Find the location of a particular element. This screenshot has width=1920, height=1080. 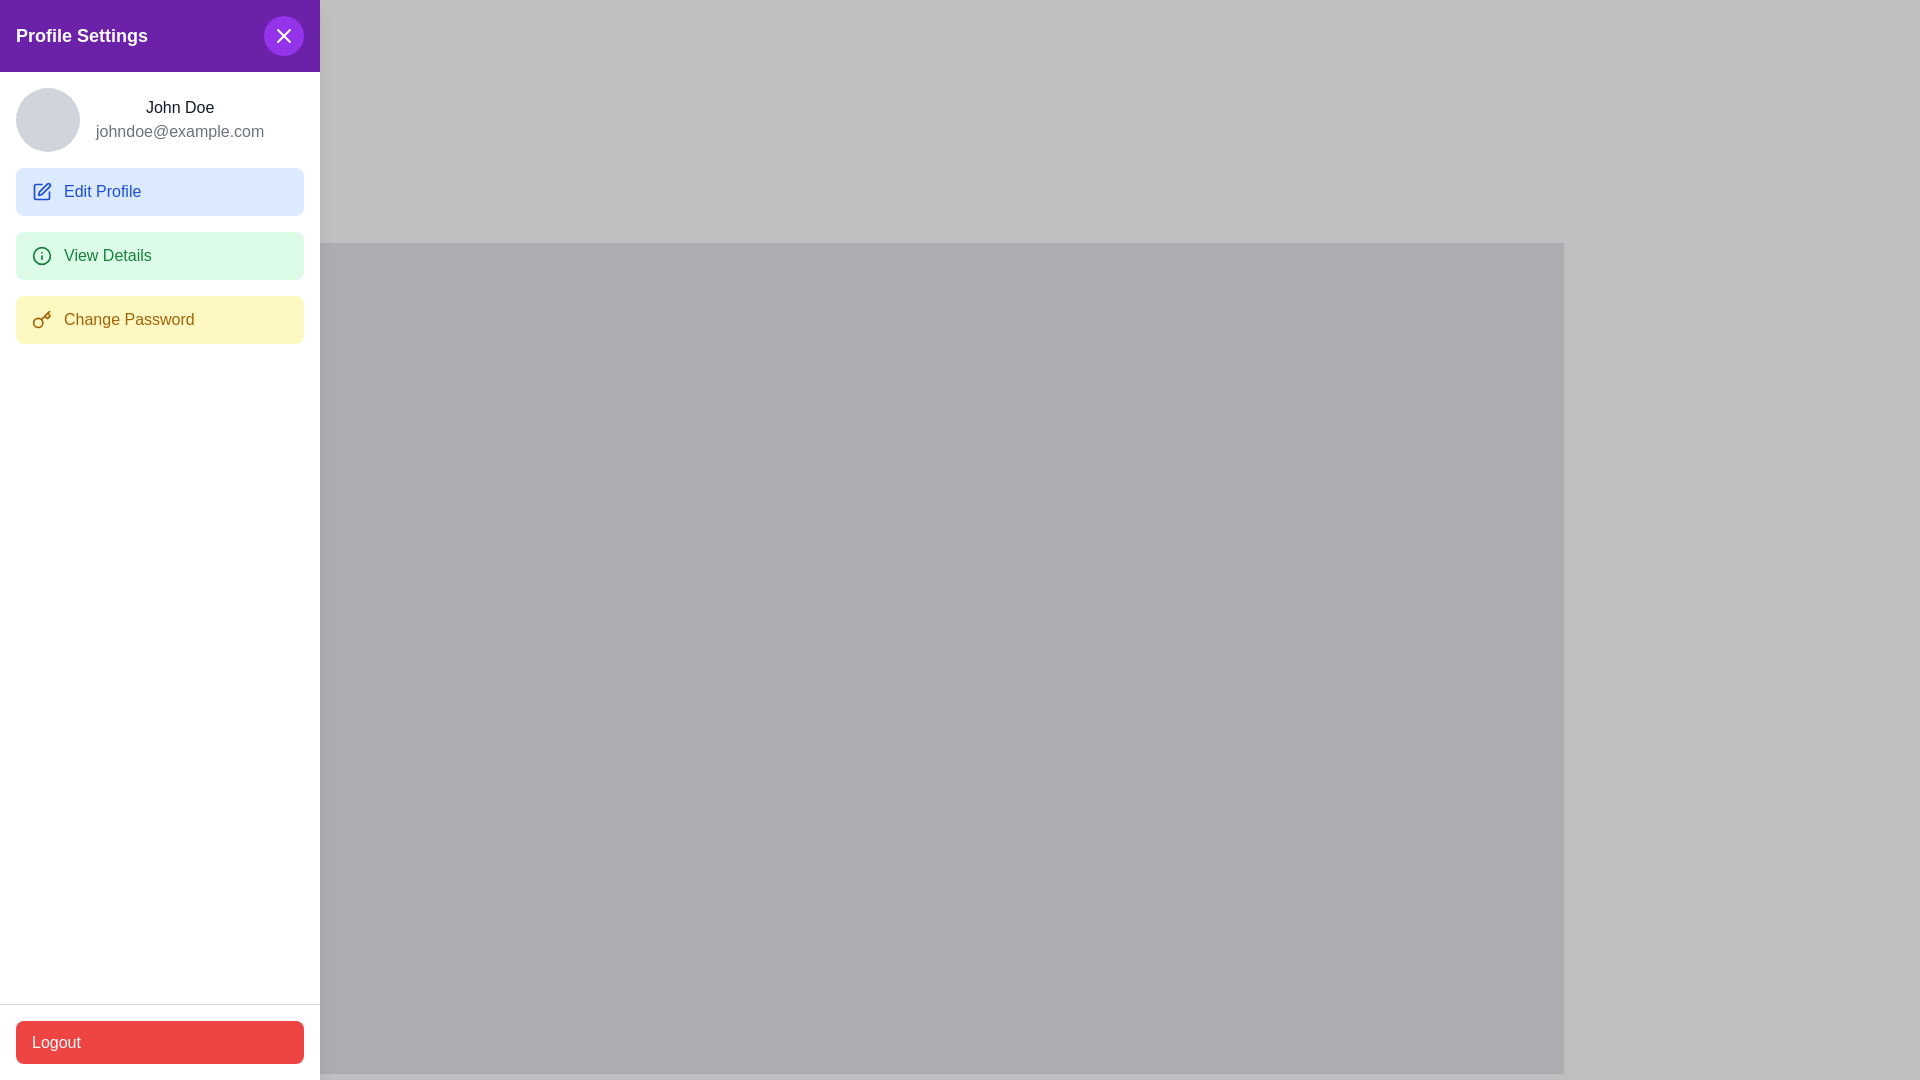

the key-shaped SVG graphic icon located at the top-left corner of the 'Change Password' button in the 'Profile Settings' section is located at coordinates (42, 319).